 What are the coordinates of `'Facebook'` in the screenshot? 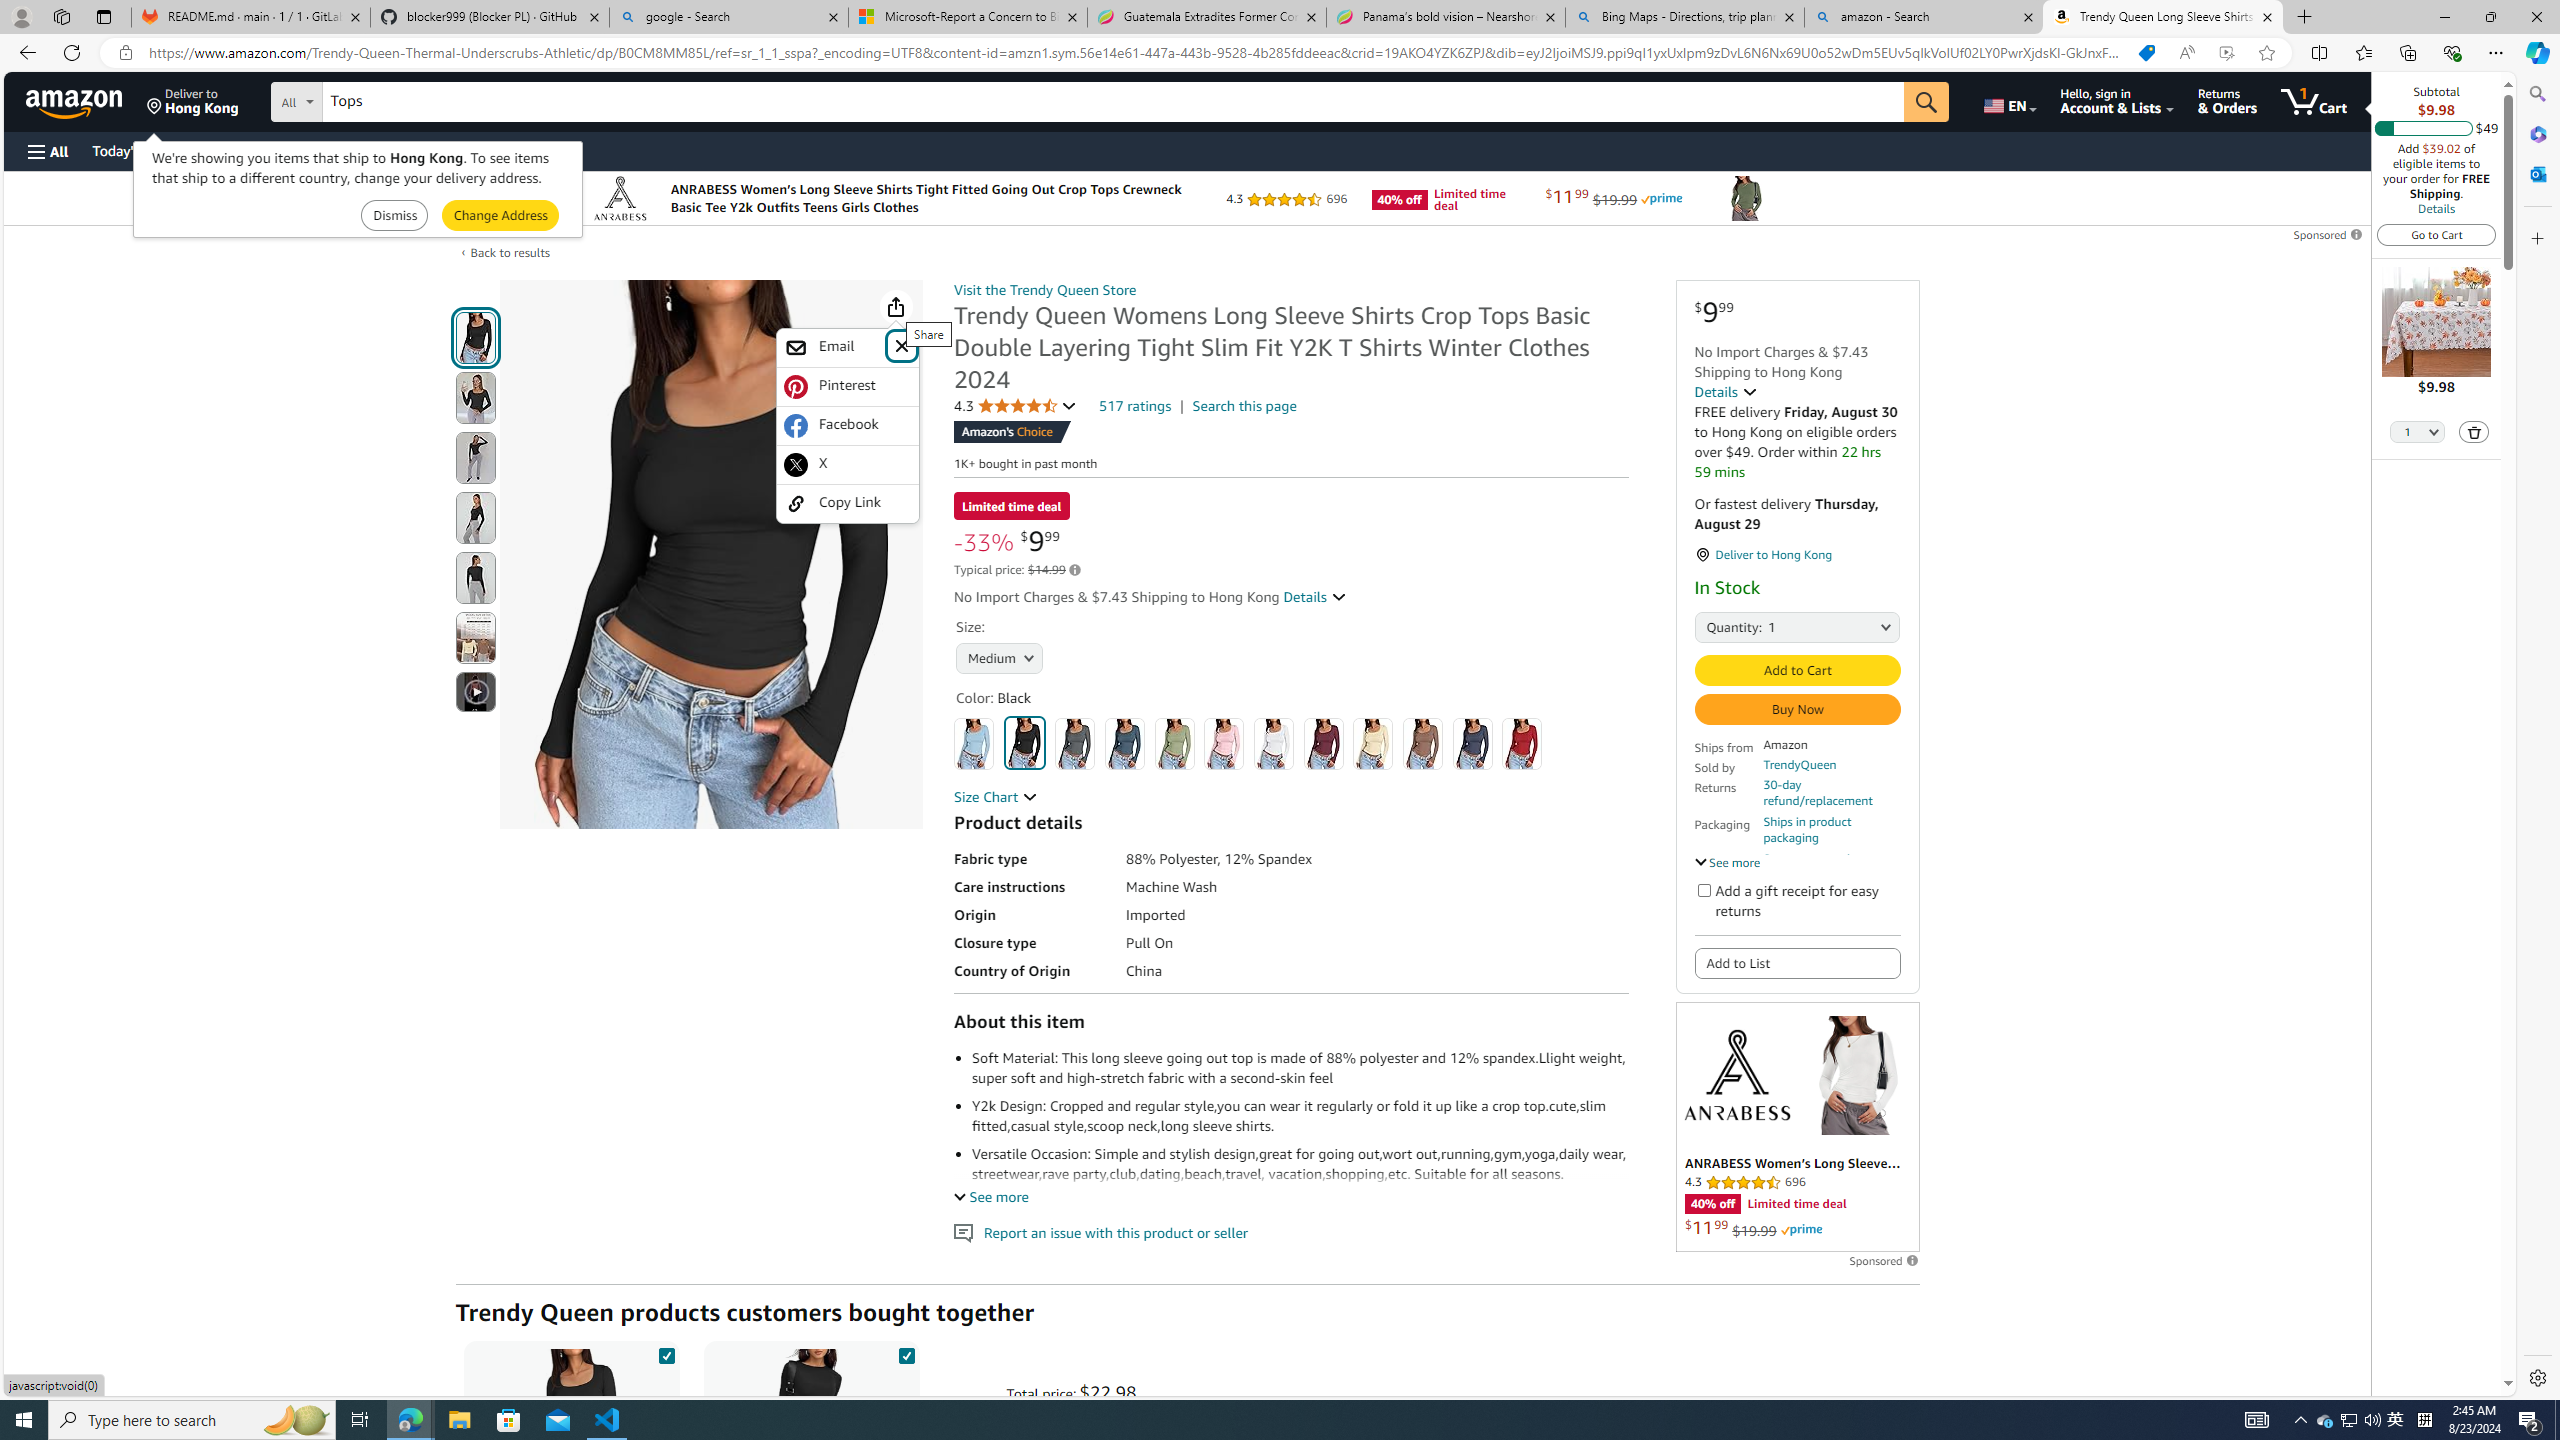 It's located at (847, 425).